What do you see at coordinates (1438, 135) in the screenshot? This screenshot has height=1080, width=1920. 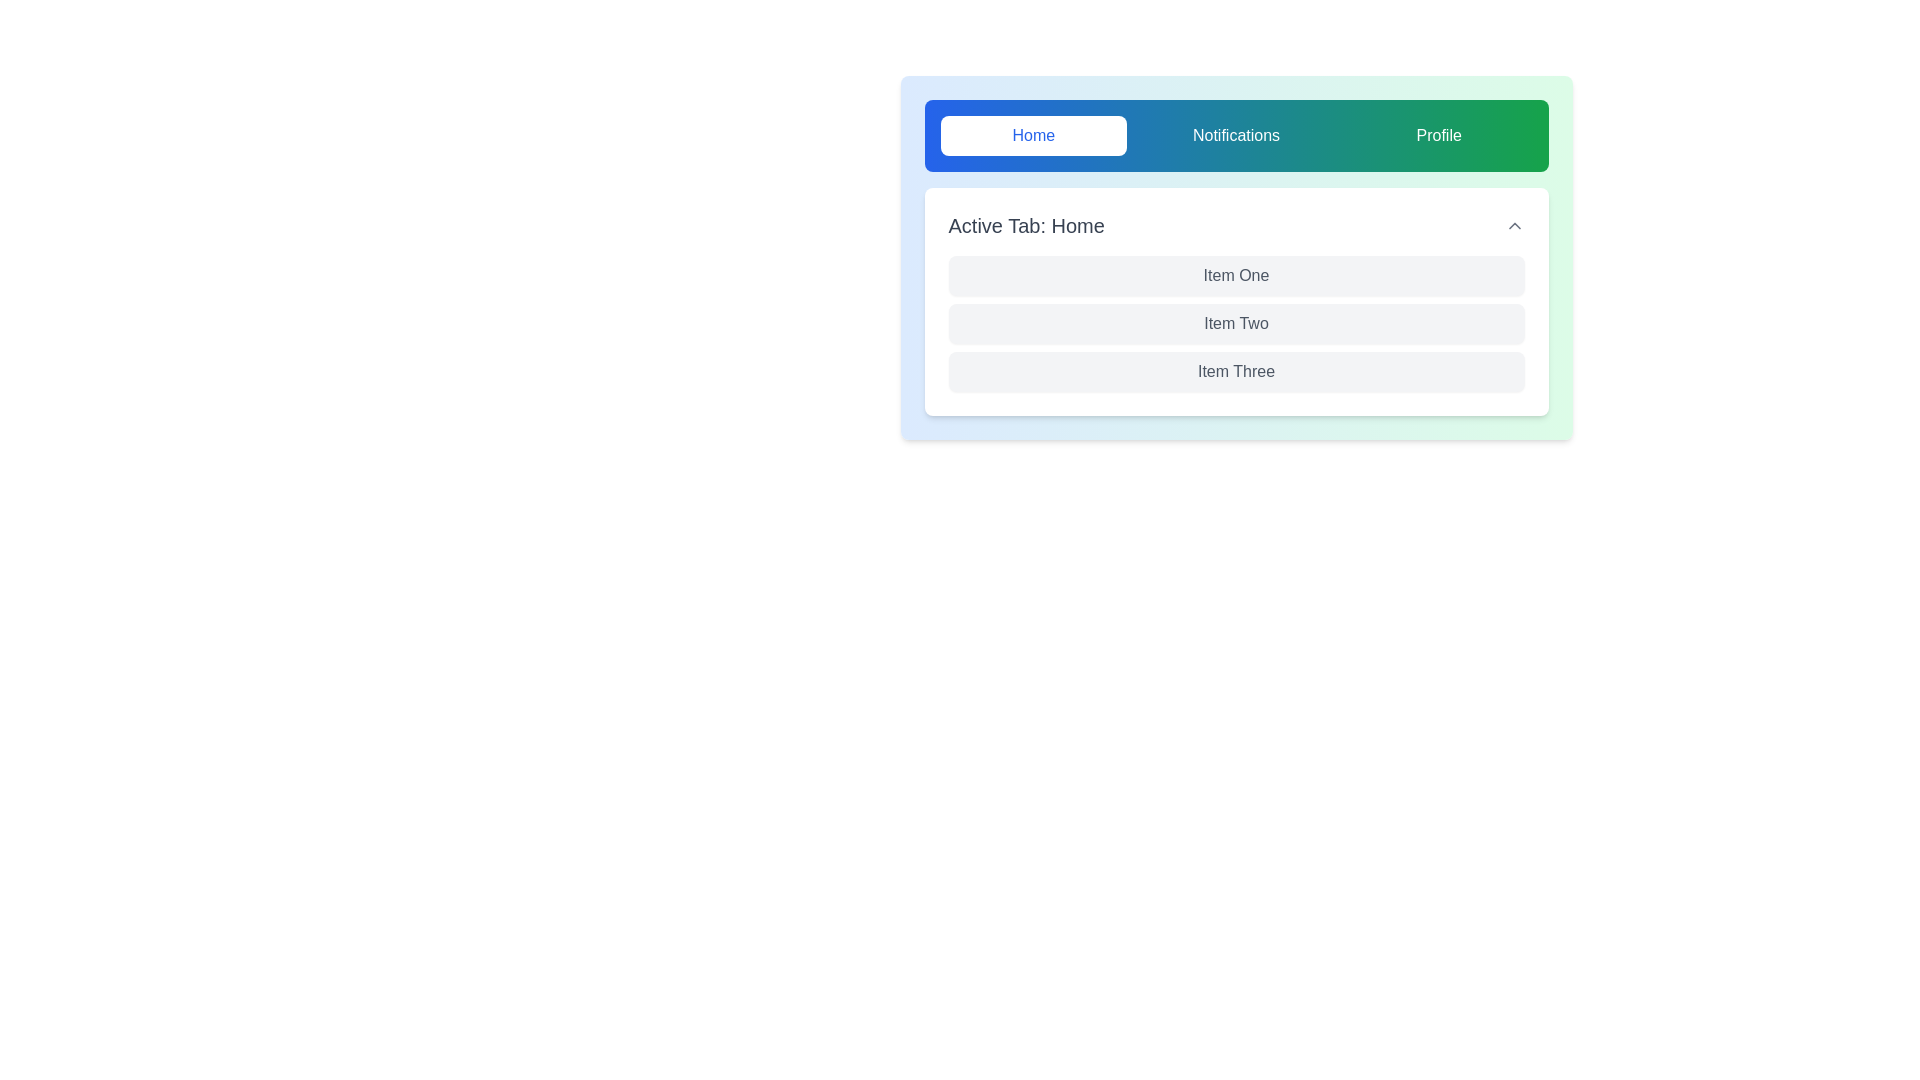 I see `the 'Profile' button located in the header section` at bounding box center [1438, 135].